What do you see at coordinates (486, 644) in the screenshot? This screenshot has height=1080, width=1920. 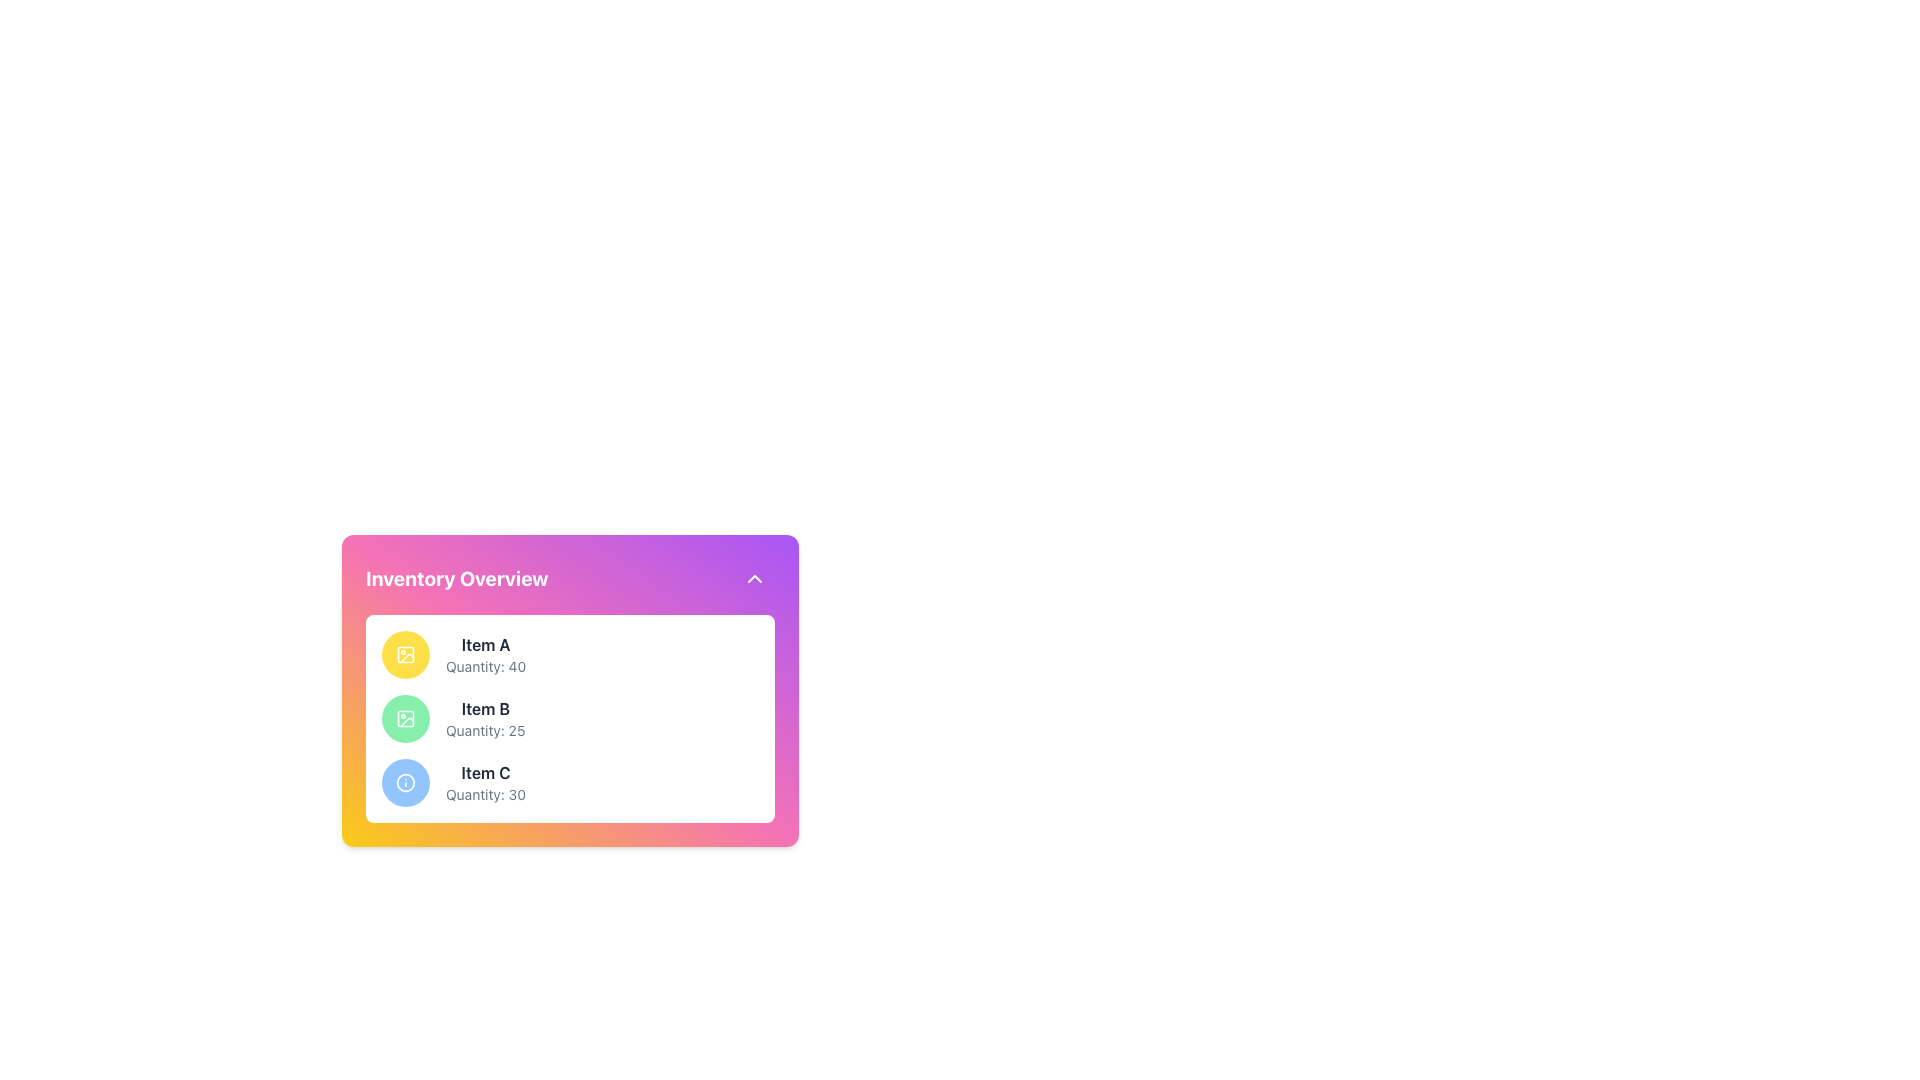 I see `the text label identifying 'Item A', located in the top entry of the inventory list, next to the yellow icon and above 'Quantity: 40'` at bounding box center [486, 644].